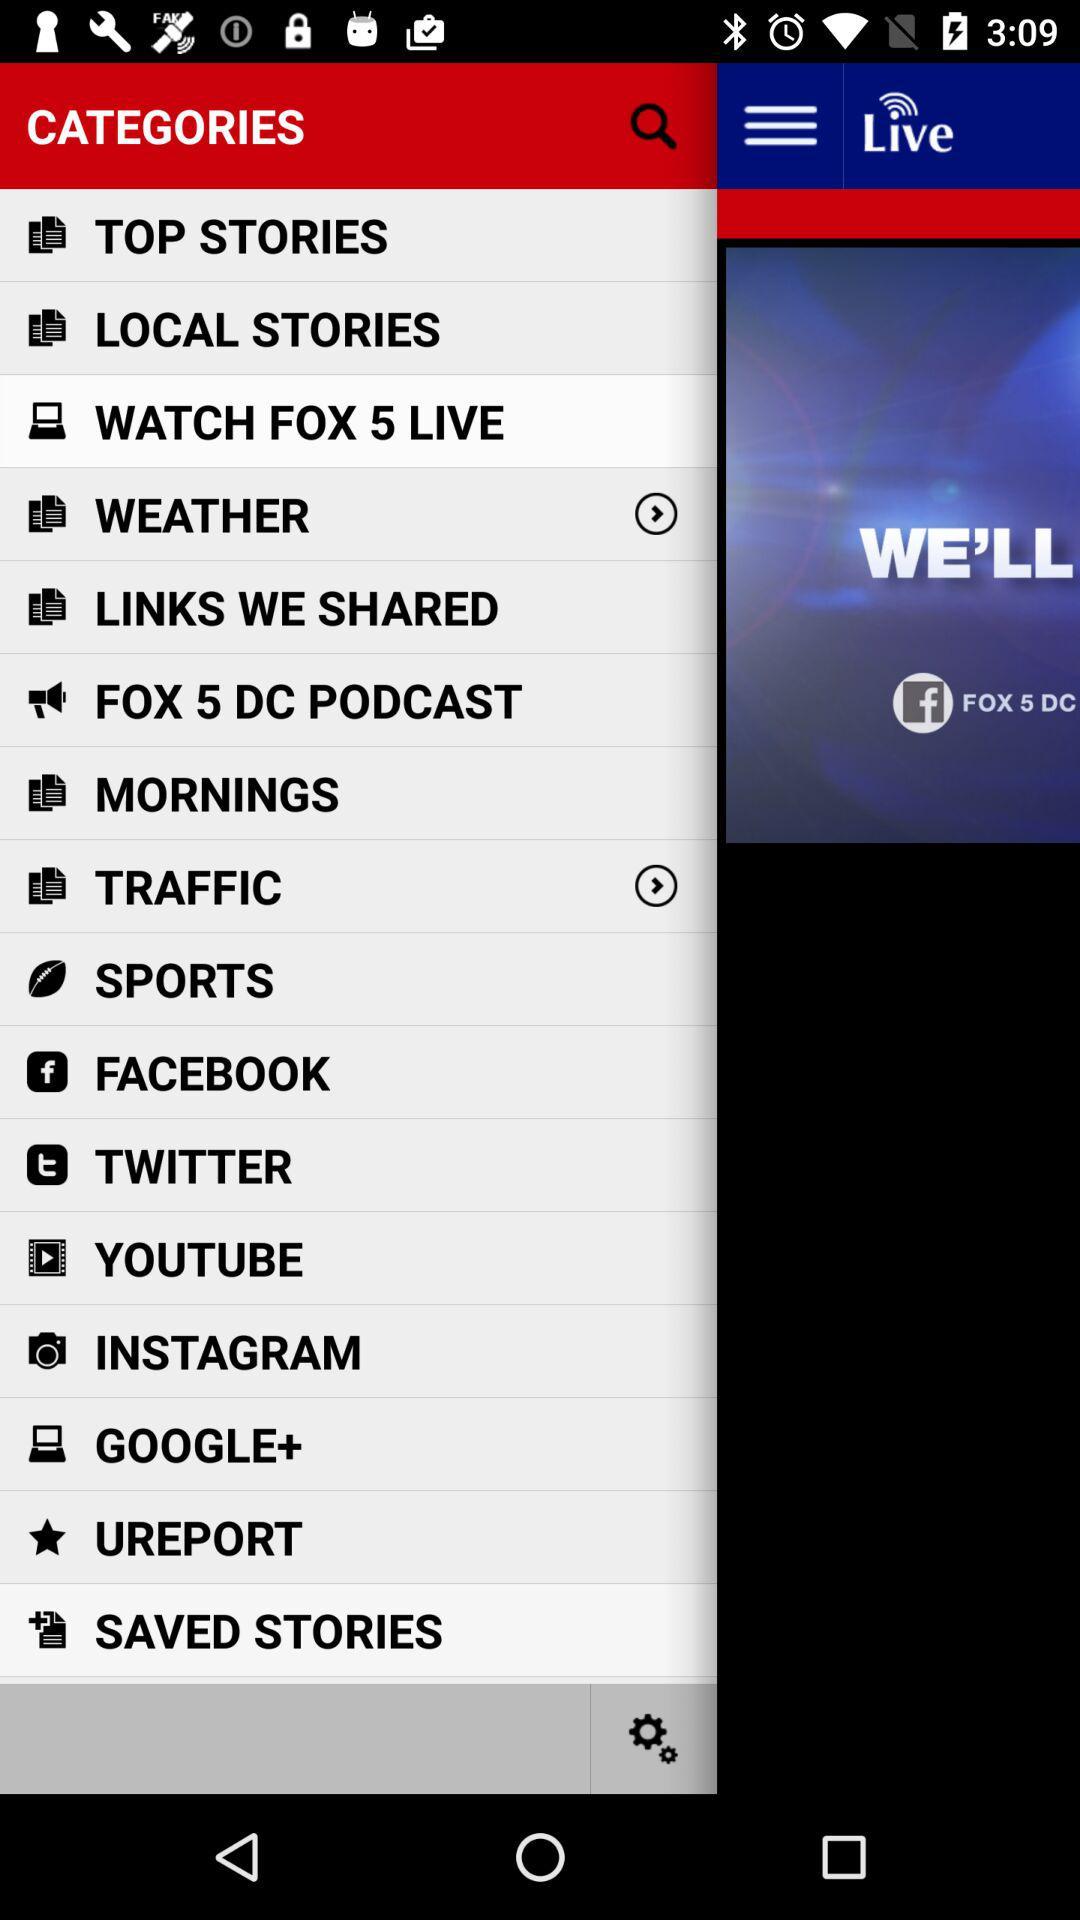 Image resolution: width=1080 pixels, height=1920 pixels. Describe the element at coordinates (198, 1444) in the screenshot. I see `item above ureport` at that location.